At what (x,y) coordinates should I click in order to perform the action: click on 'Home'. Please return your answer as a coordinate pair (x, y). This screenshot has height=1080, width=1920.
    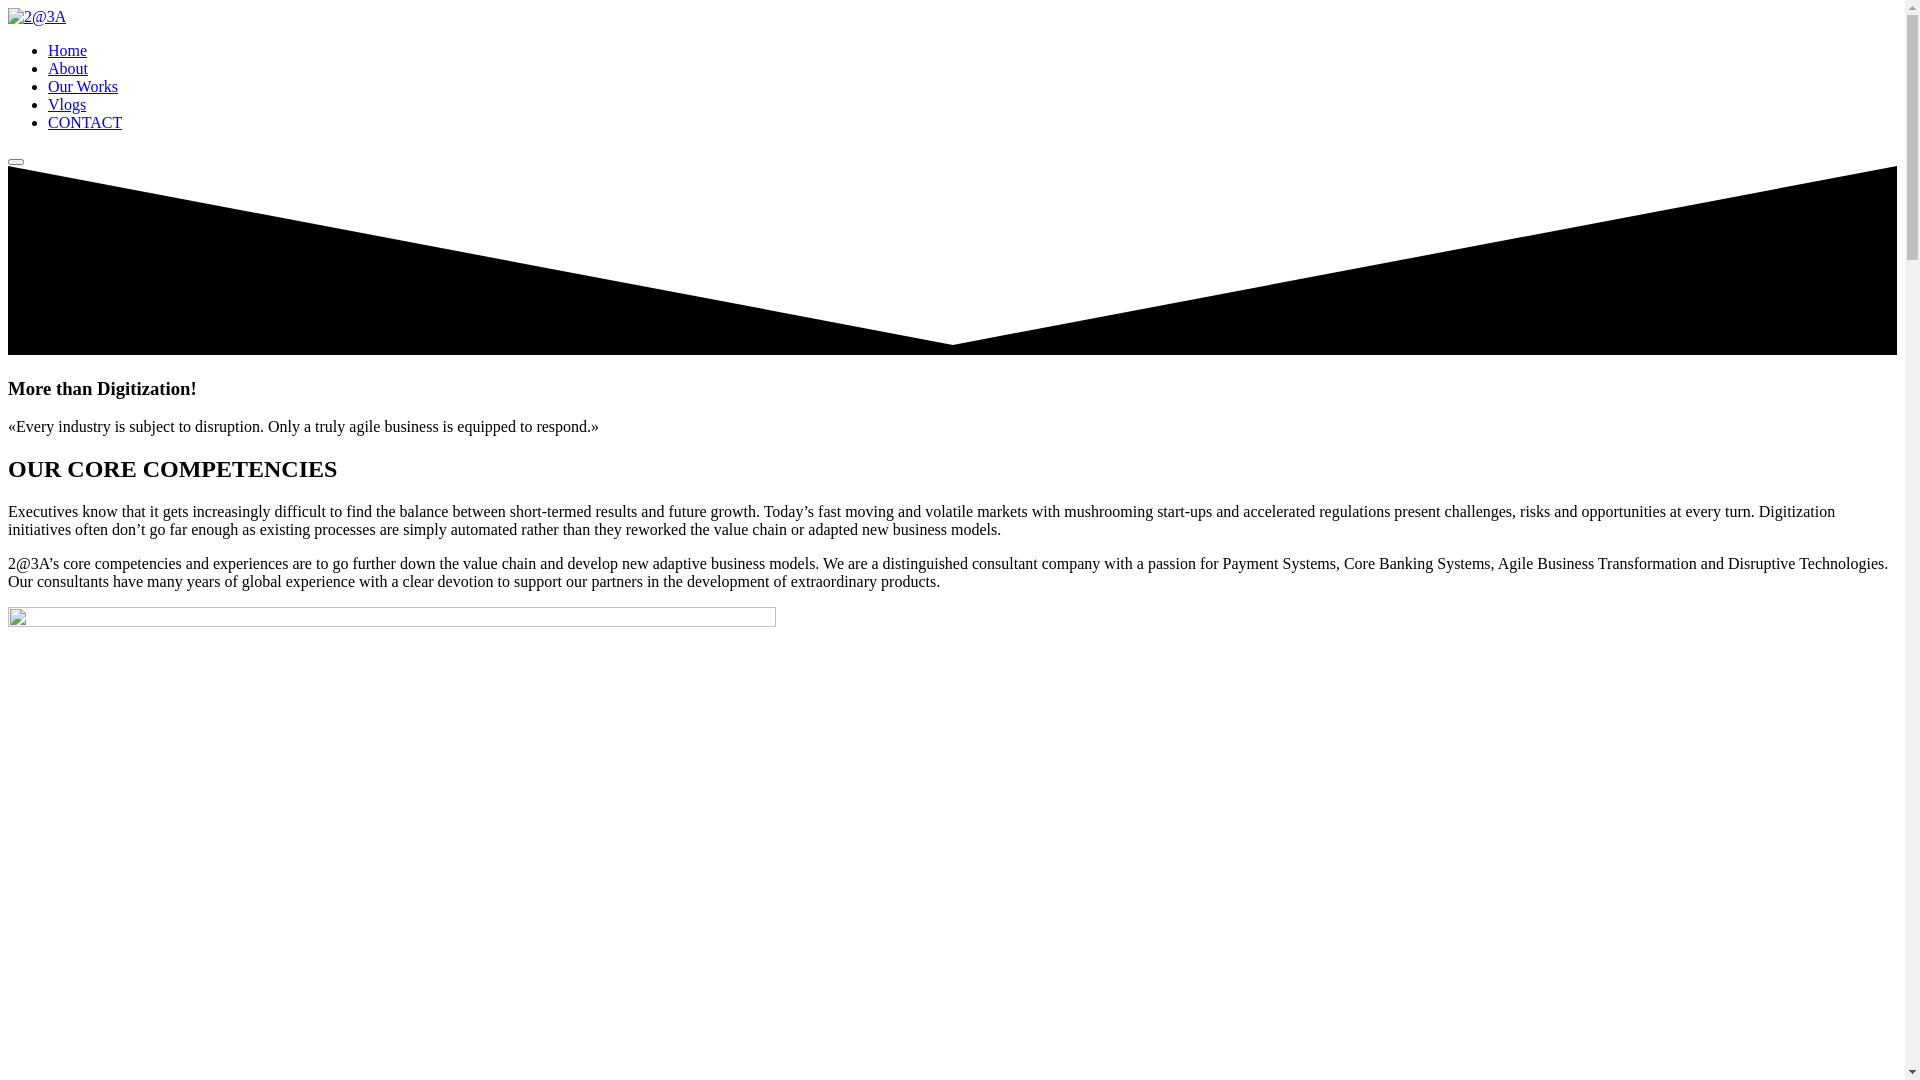
    Looking at the image, I should click on (67, 49).